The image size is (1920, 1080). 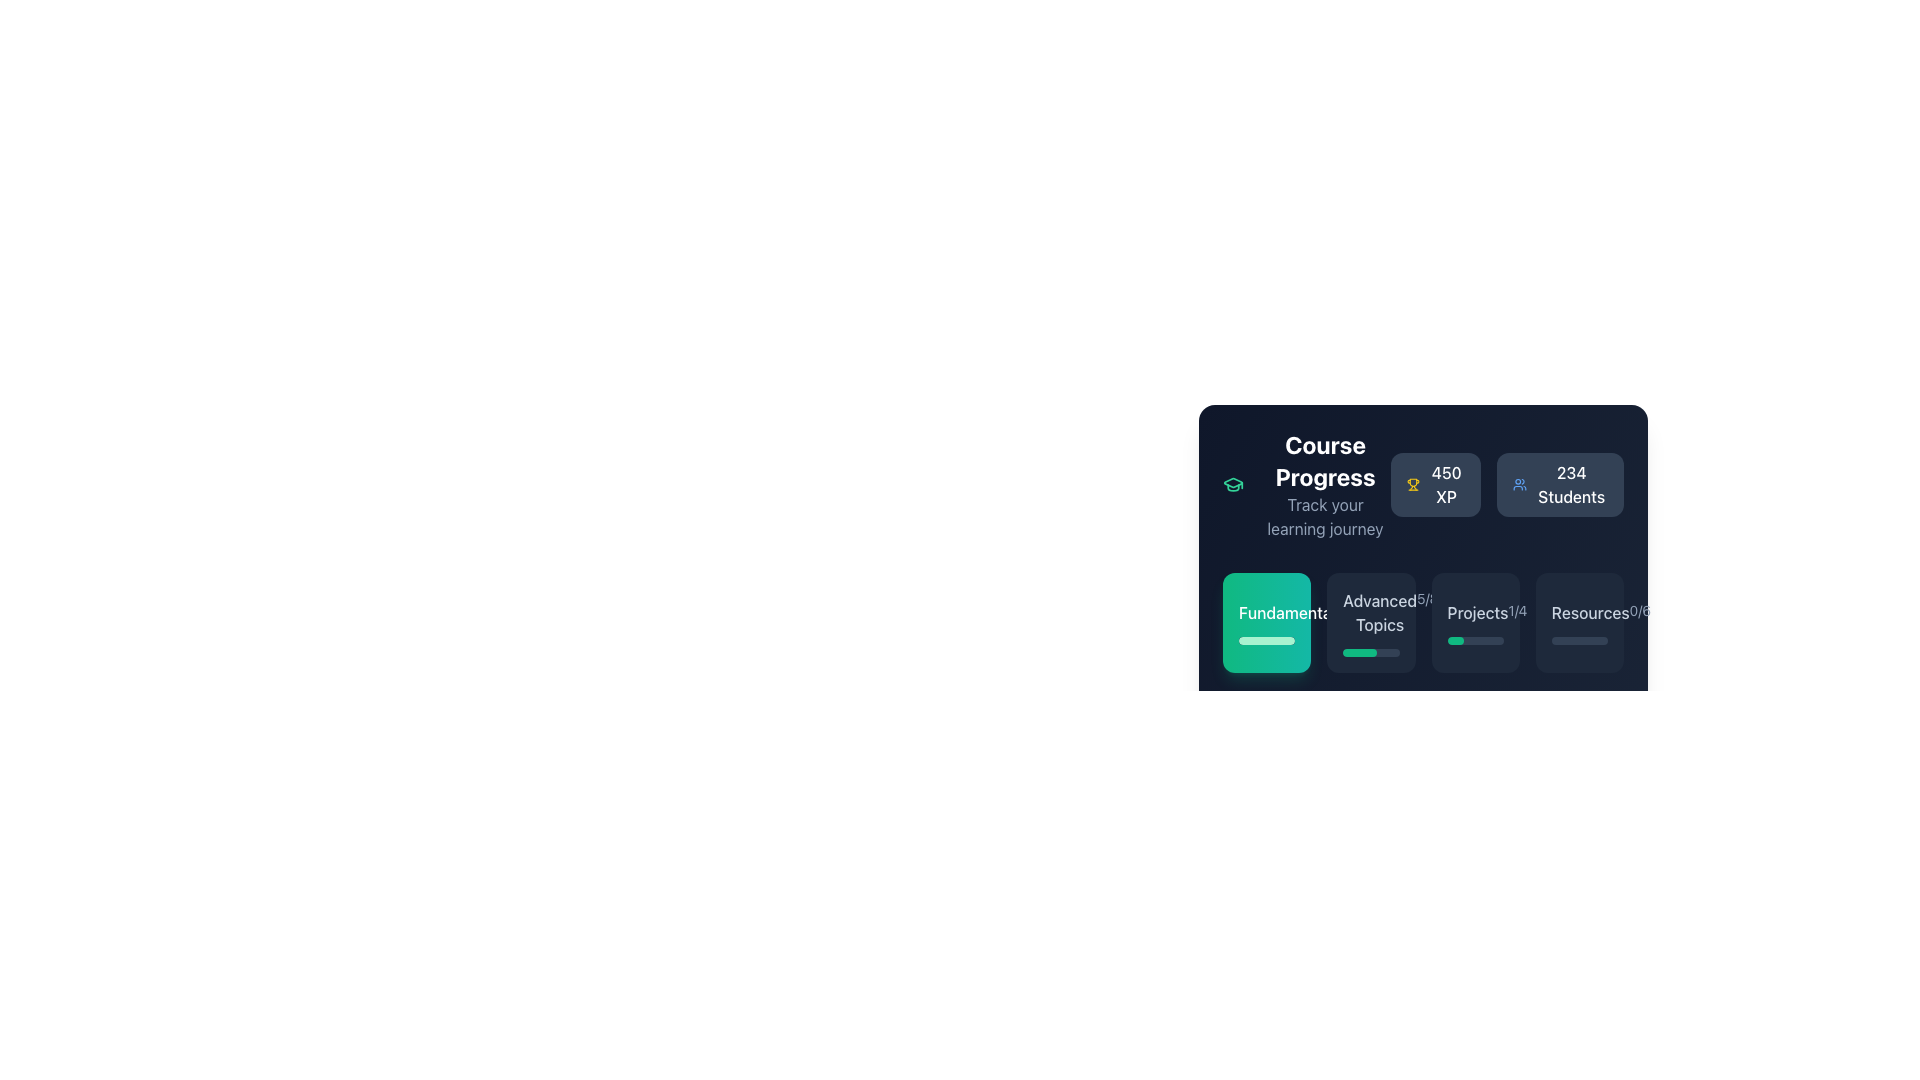 What do you see at coordinates (1325, 515) in the screenshot?
I see `the static text label displaying 'Track your learning journey', which is positioned directly beneath the 'Course Progress' heading` at bounding box center [1325, 515].